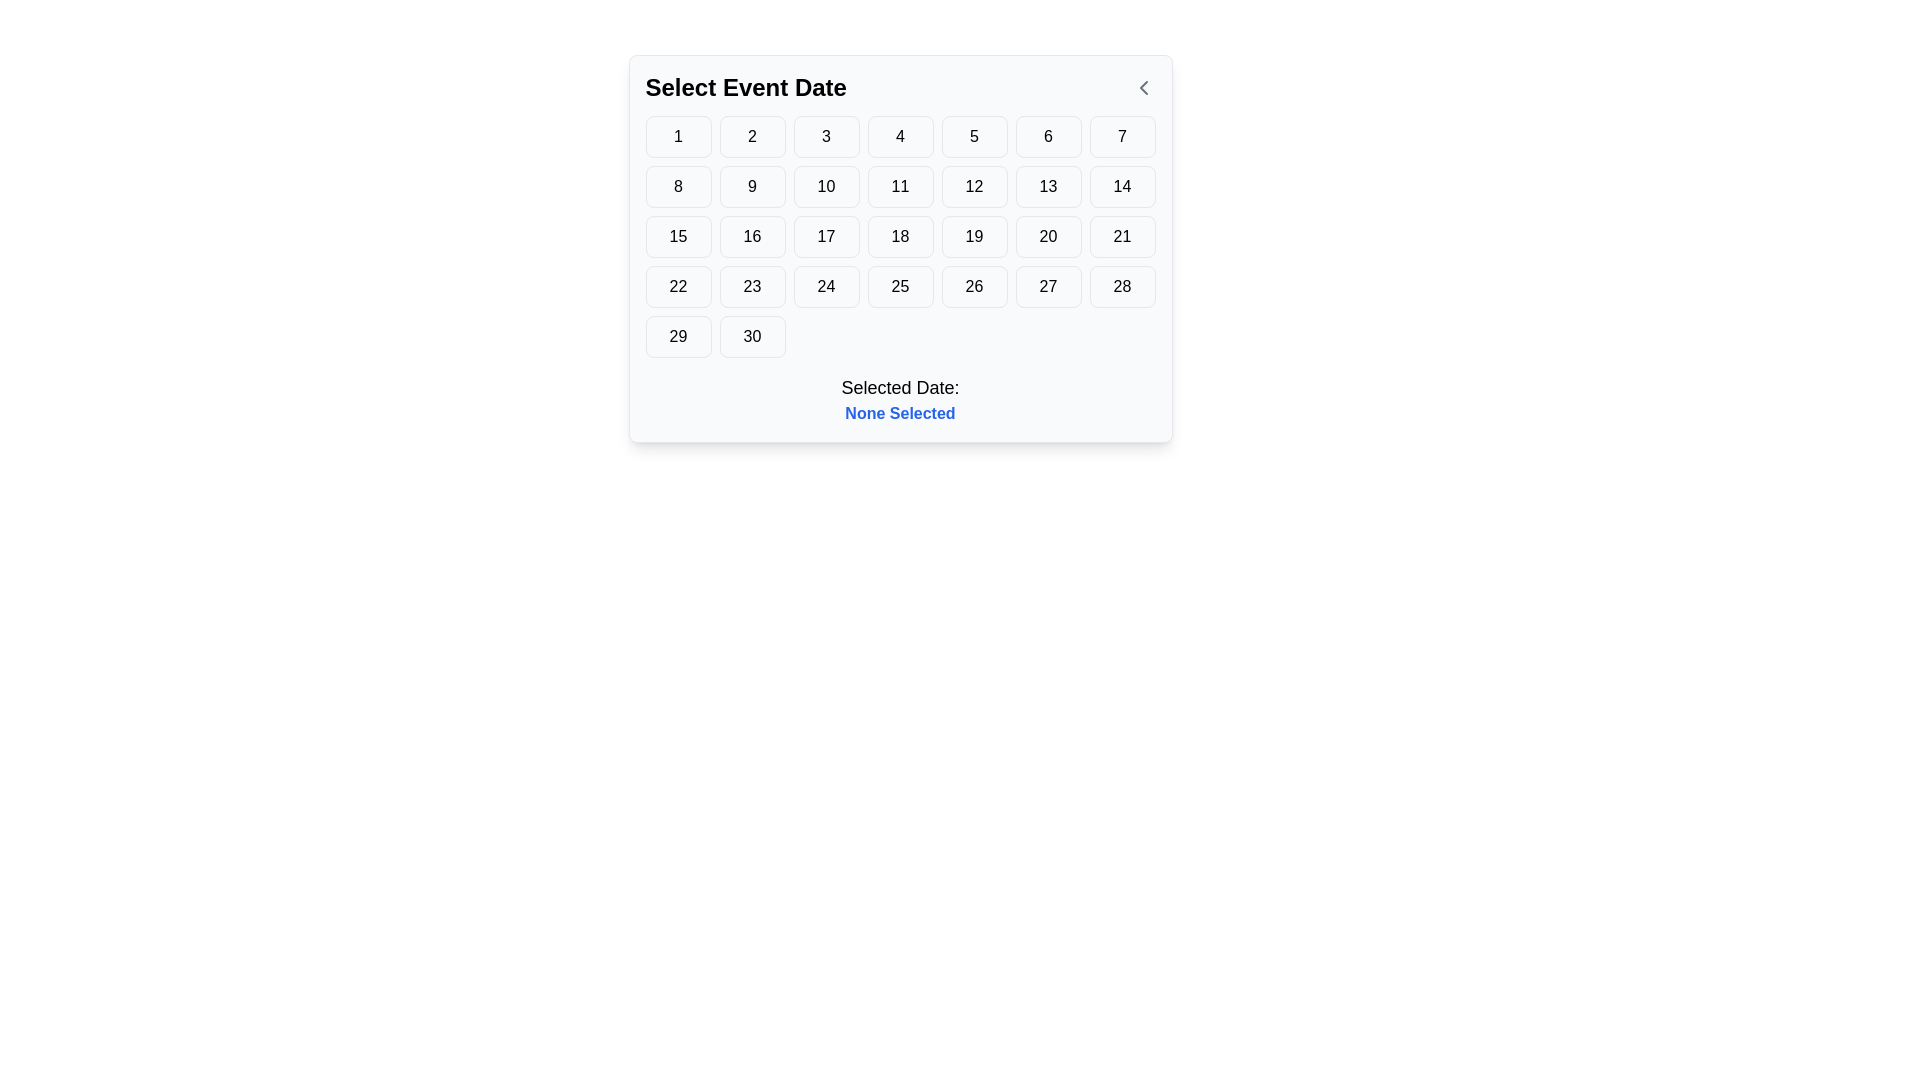  I want to click on the chevron-left arrow icon located in the top-right section of the calendar interface, so click(1143, 87).